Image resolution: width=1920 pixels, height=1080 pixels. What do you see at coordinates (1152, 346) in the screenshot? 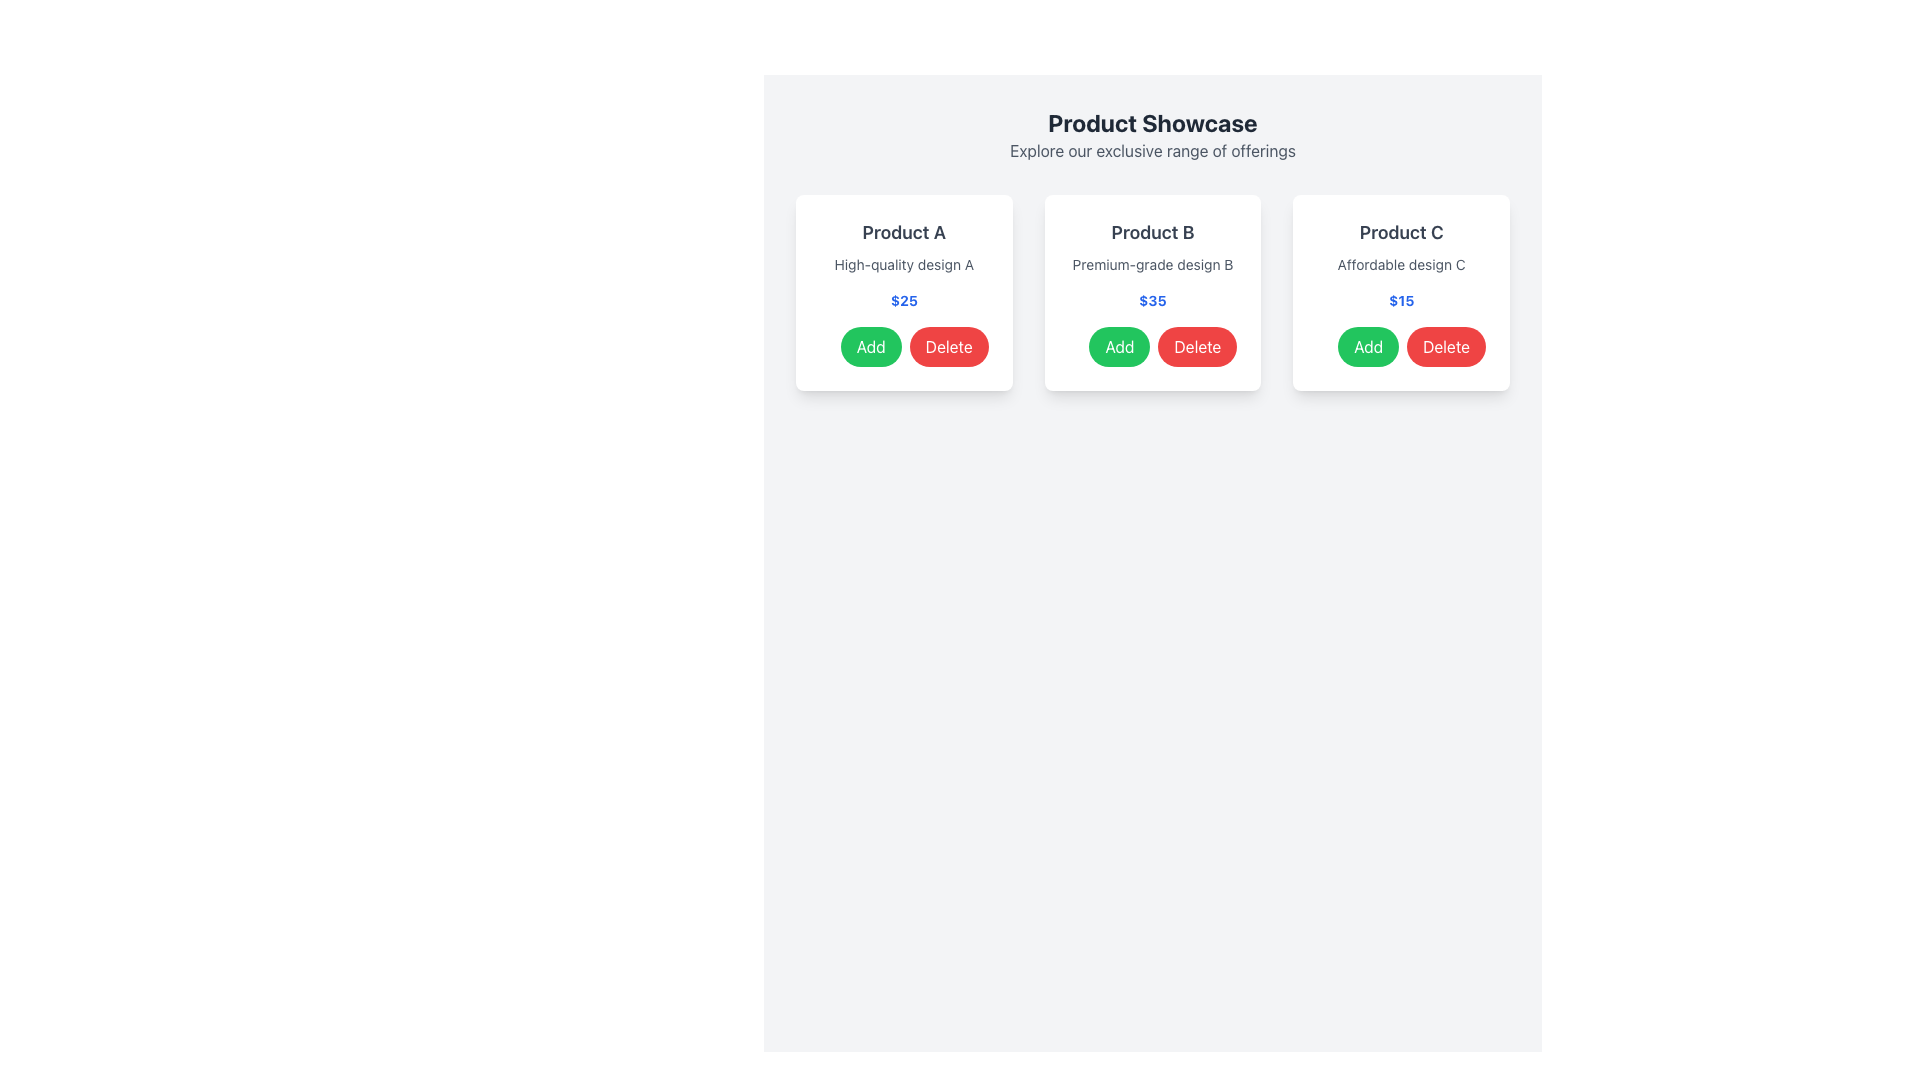
I see `the 'Add' and 'Delete' buttons within the product card for 'Product B' to trigger their hover state effects` at bounding box center [1152, 346].